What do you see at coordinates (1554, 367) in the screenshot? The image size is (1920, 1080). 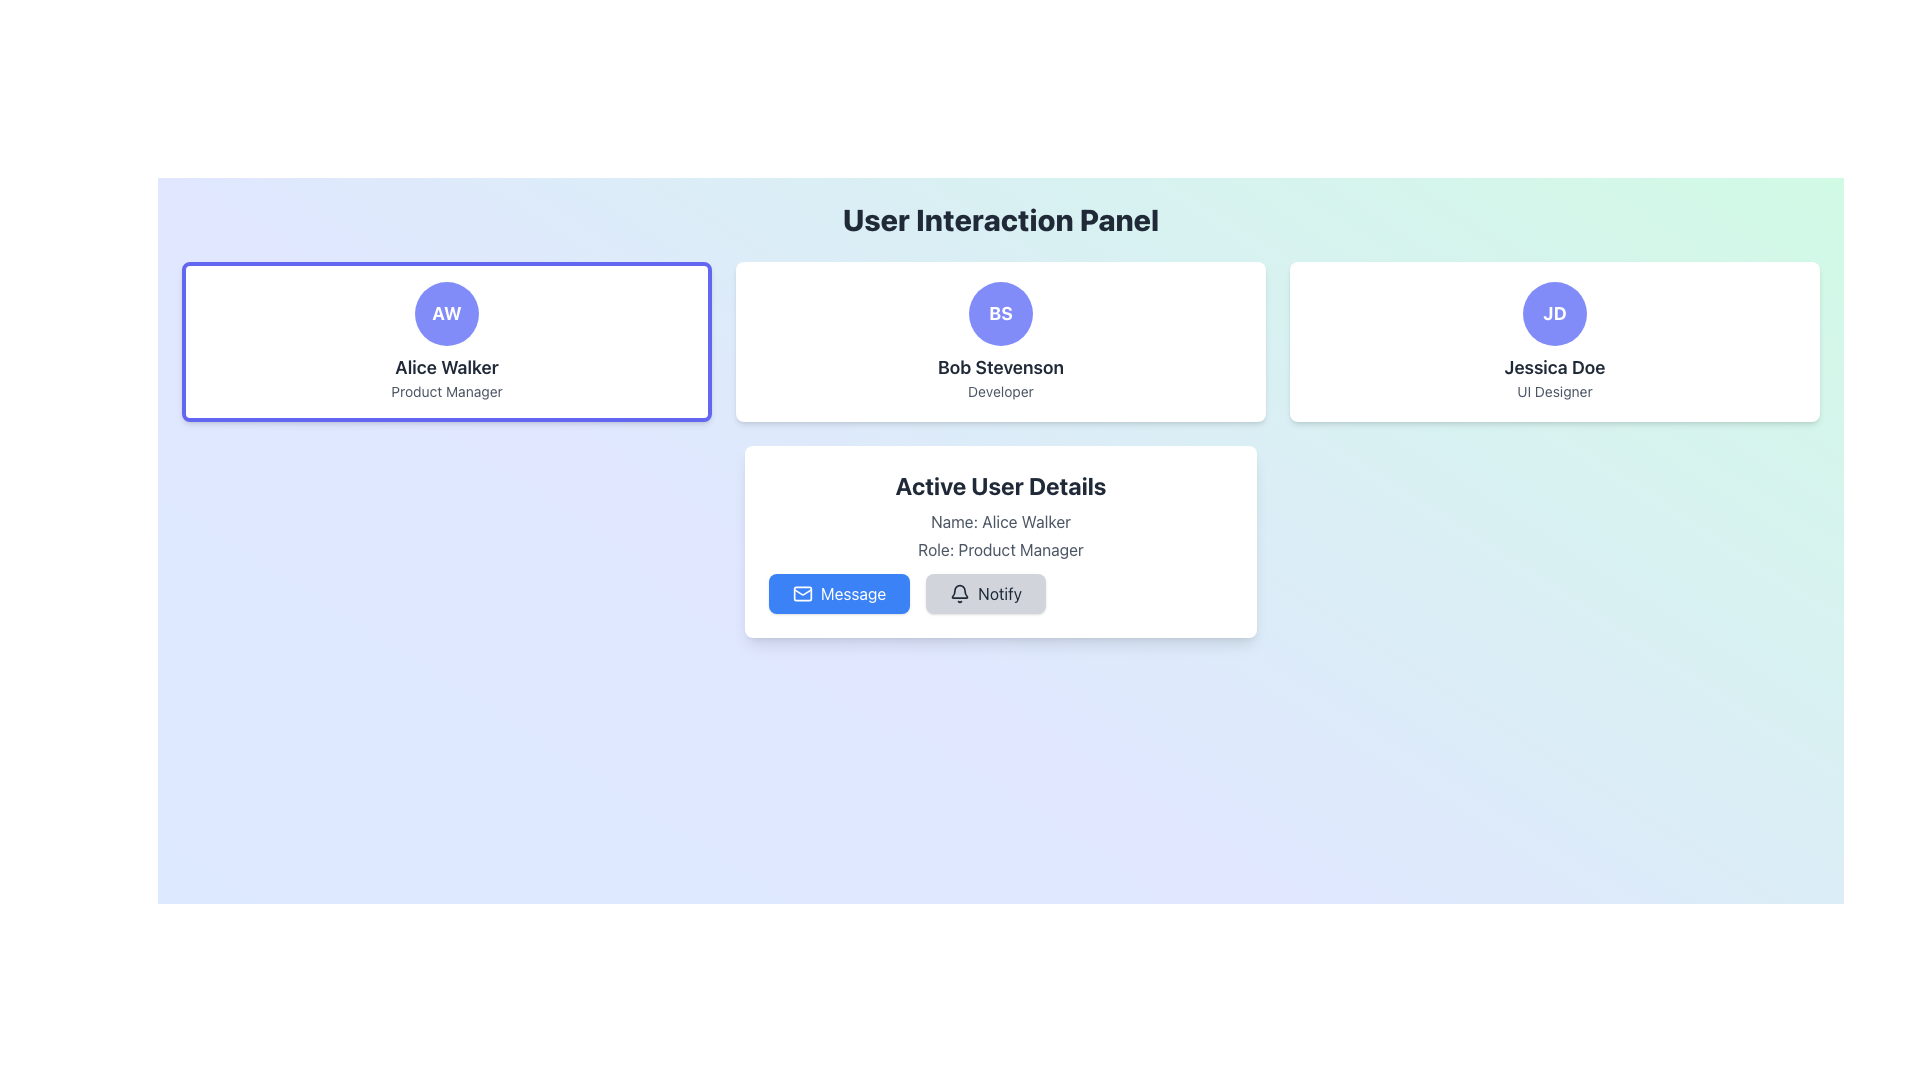 I see `the Text Label displaying 'Jessica Doe', which is styled in a bold, large font and positioned below the 'JD' icon in the rightmost user card` at bounding box center [1554, 367].